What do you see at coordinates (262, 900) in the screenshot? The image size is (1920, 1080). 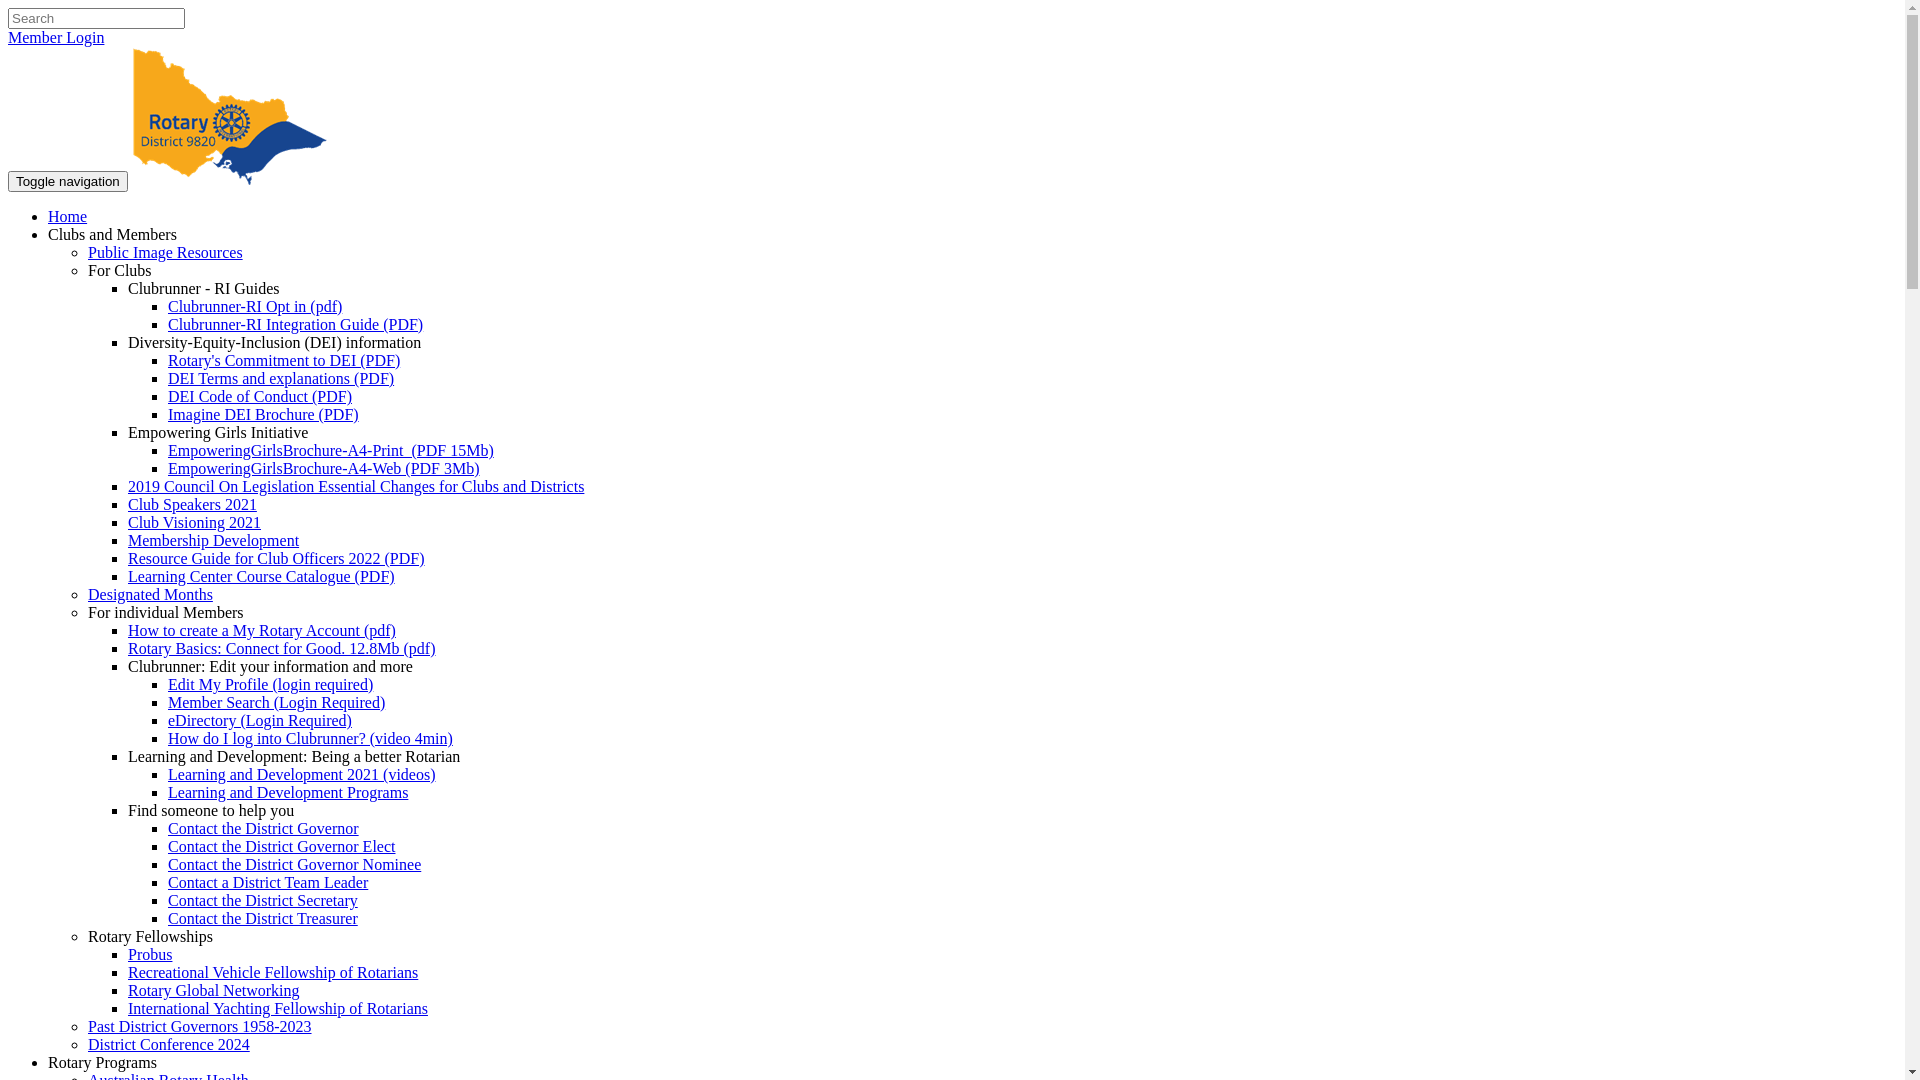 I see `'Contact the District Secretary'` at bounding box center [262, 900].